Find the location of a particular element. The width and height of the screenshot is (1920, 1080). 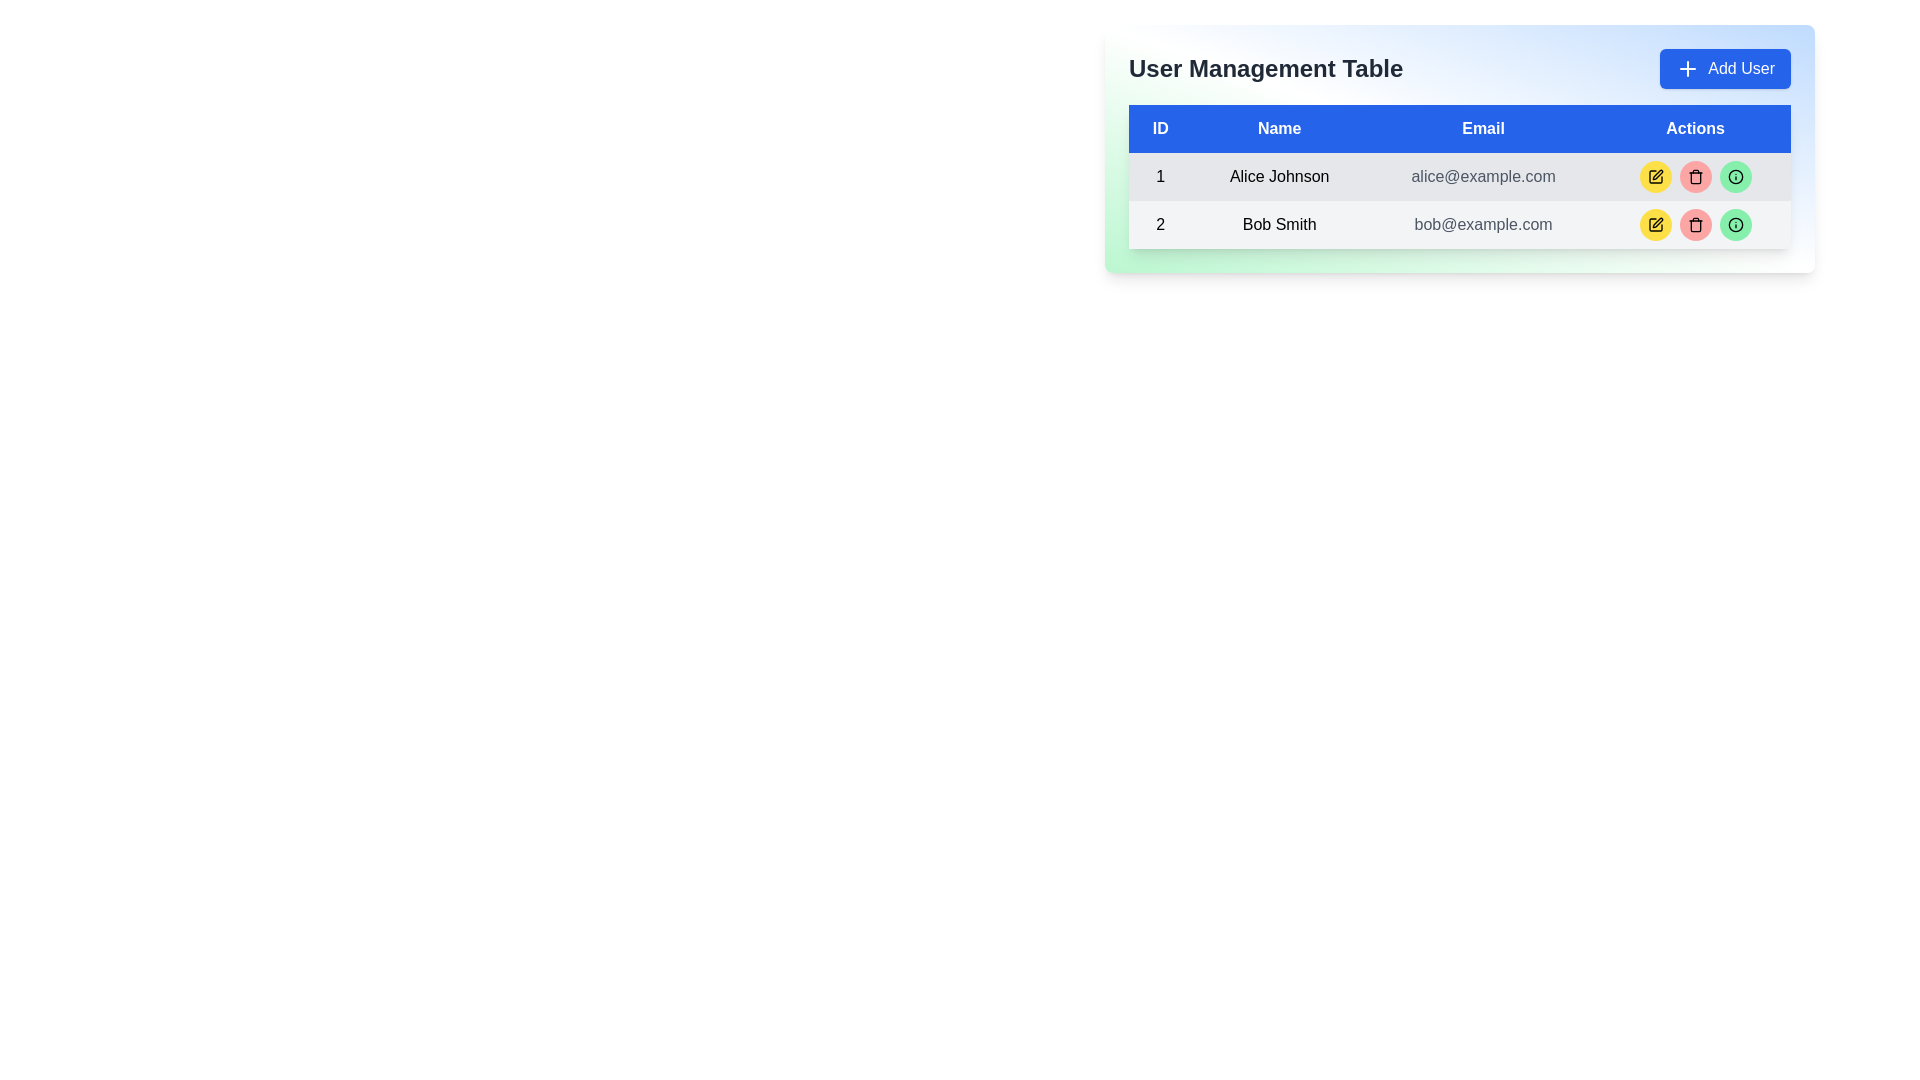

the yellow circular button with a pen icon in the actions column of the first row of the user table is located at coordinates (1655, 176).